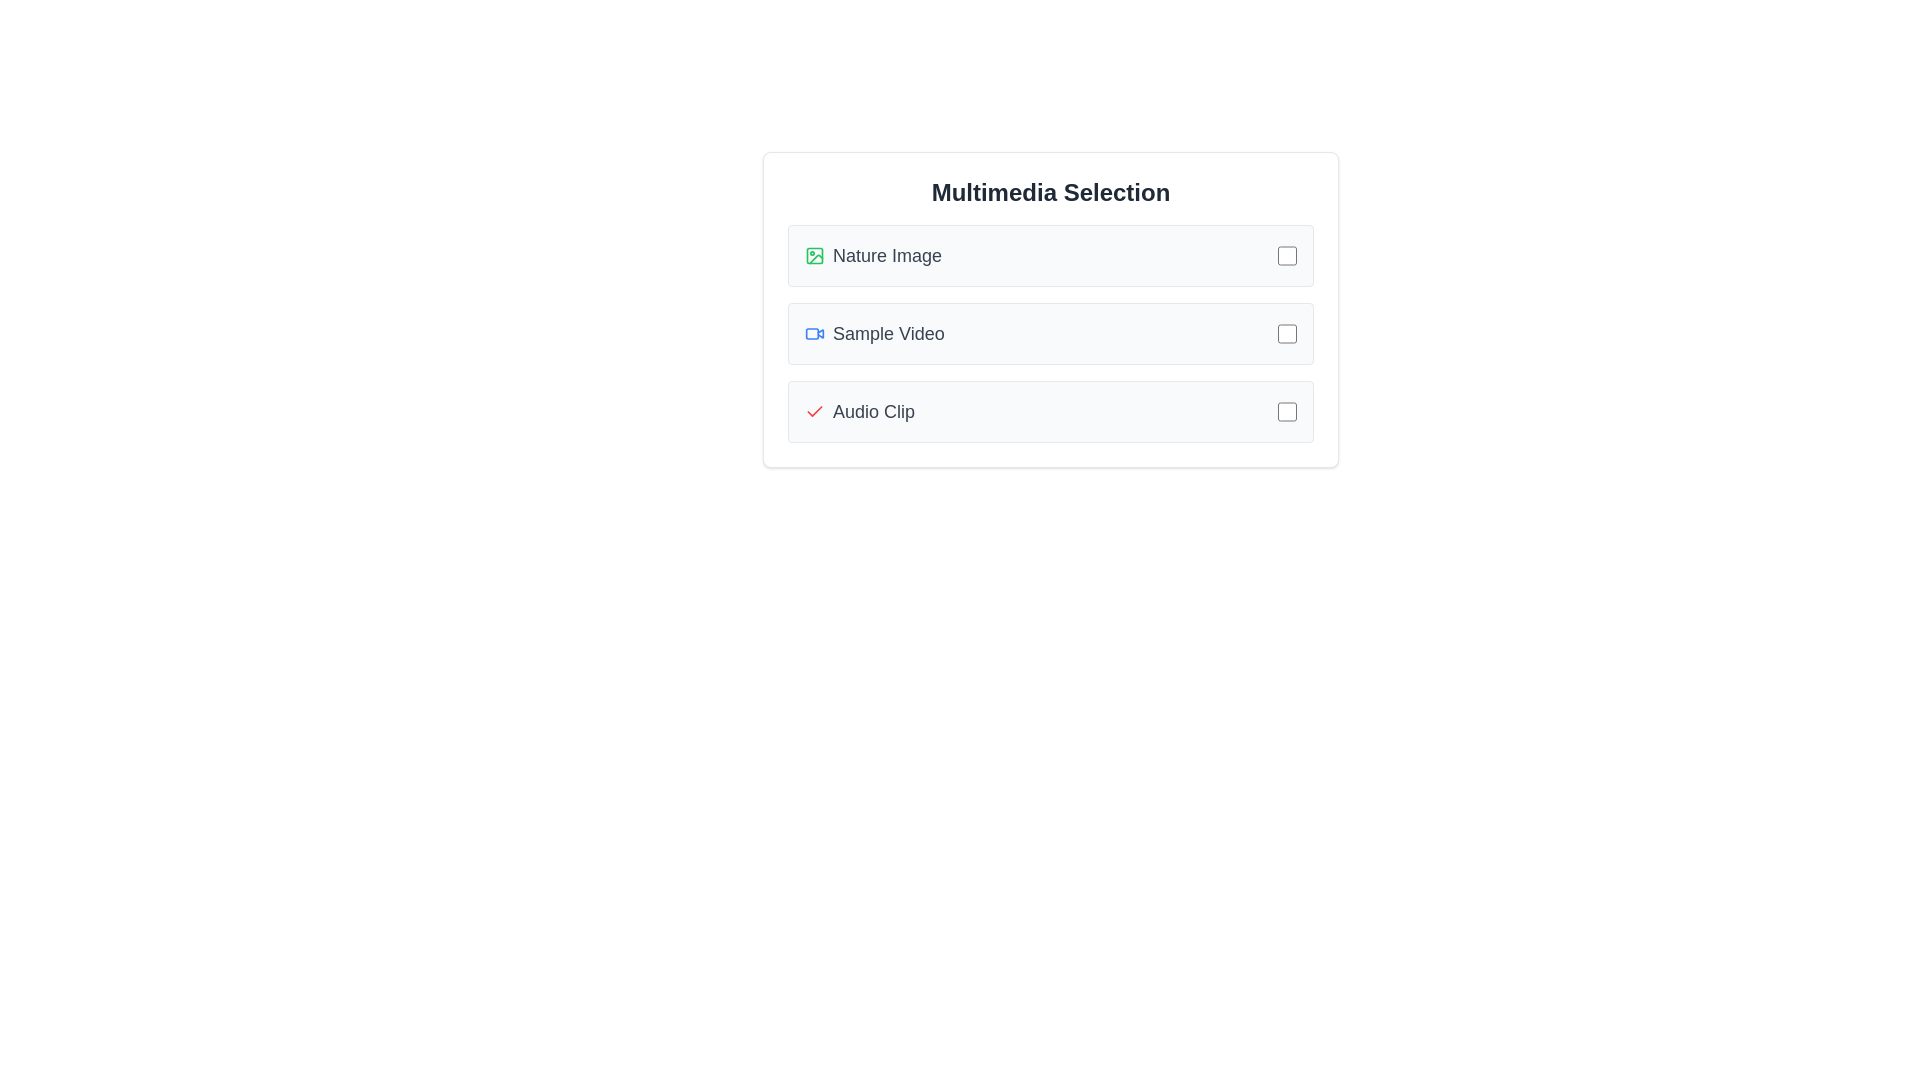  I want to click on the interactive list item labeled 'Sample Video' to focus on this option, so click(1050, 333).